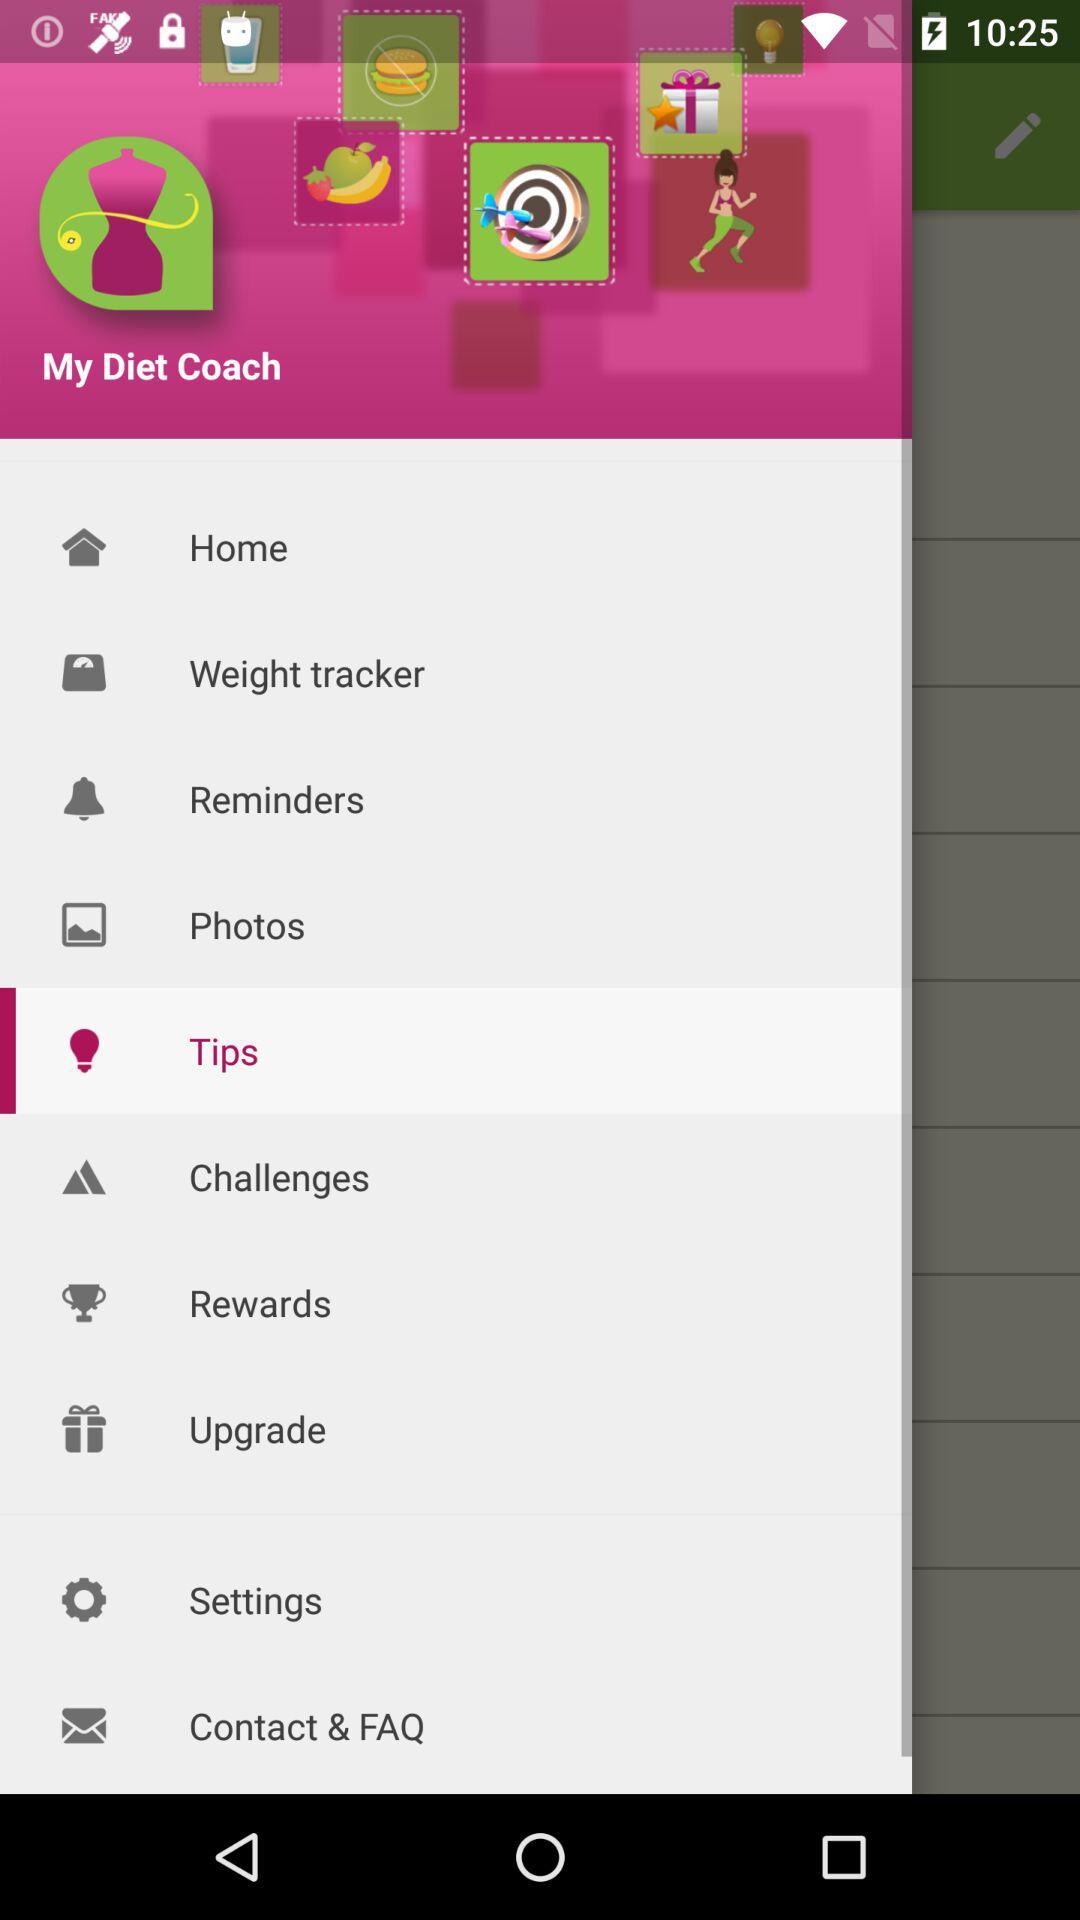 This screenshot has height=1920, width=1080. Describe the element at coordinates (83, 547) in the screenshot. I see `home symbol` at that location.